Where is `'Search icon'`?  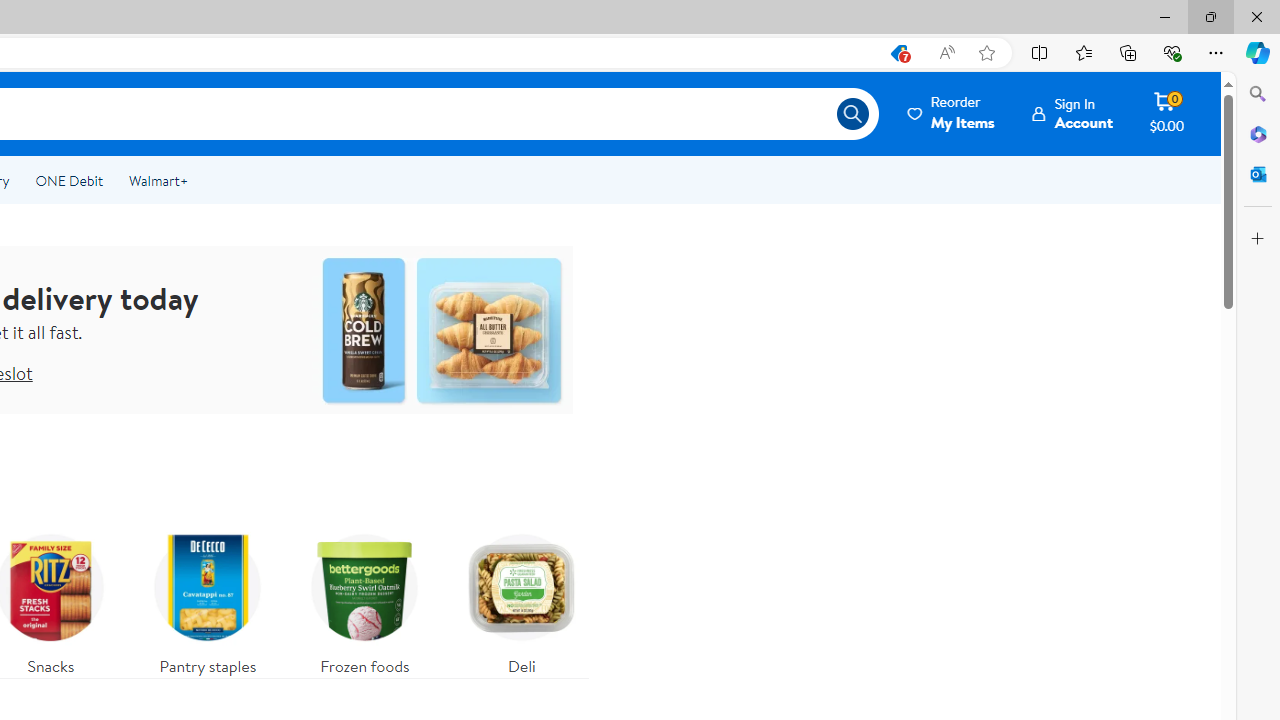 'Search icon' is located at coordinates (852, 114).